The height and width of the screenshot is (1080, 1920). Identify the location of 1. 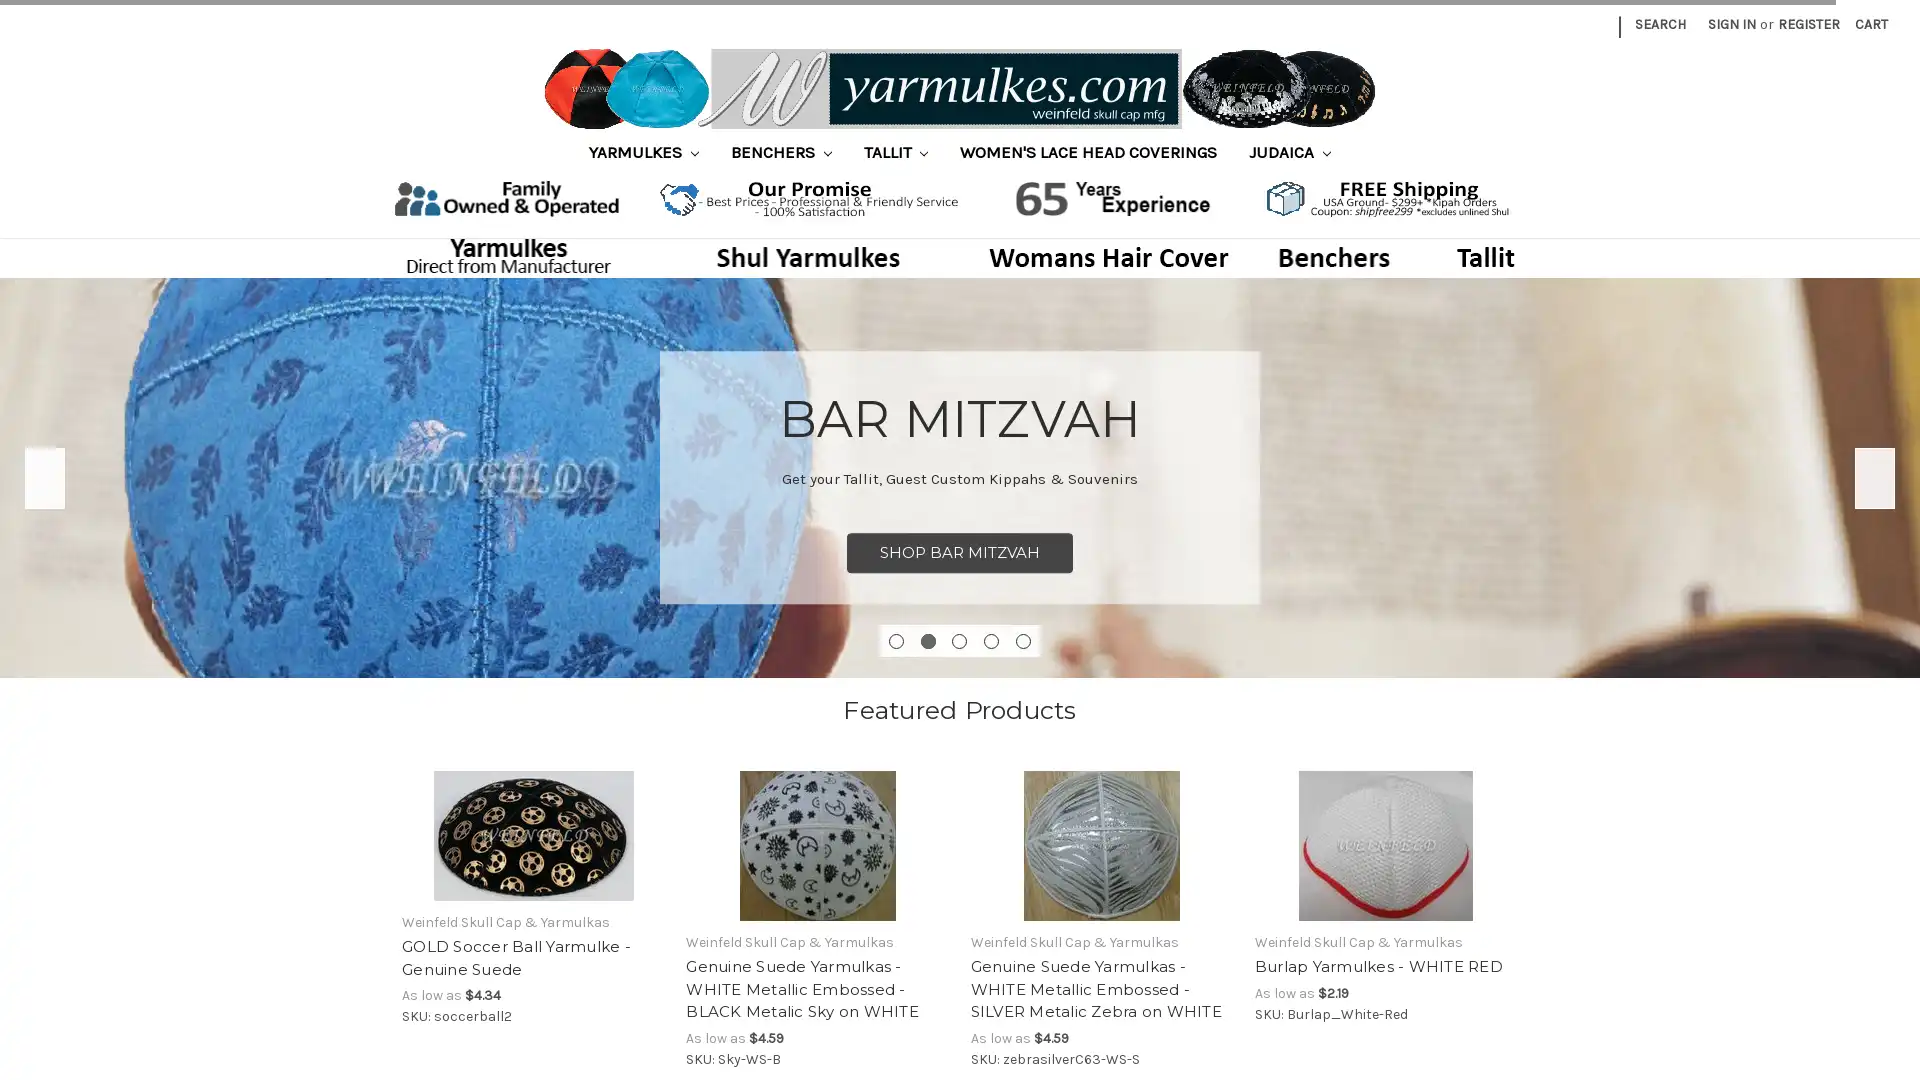
(894, 640).